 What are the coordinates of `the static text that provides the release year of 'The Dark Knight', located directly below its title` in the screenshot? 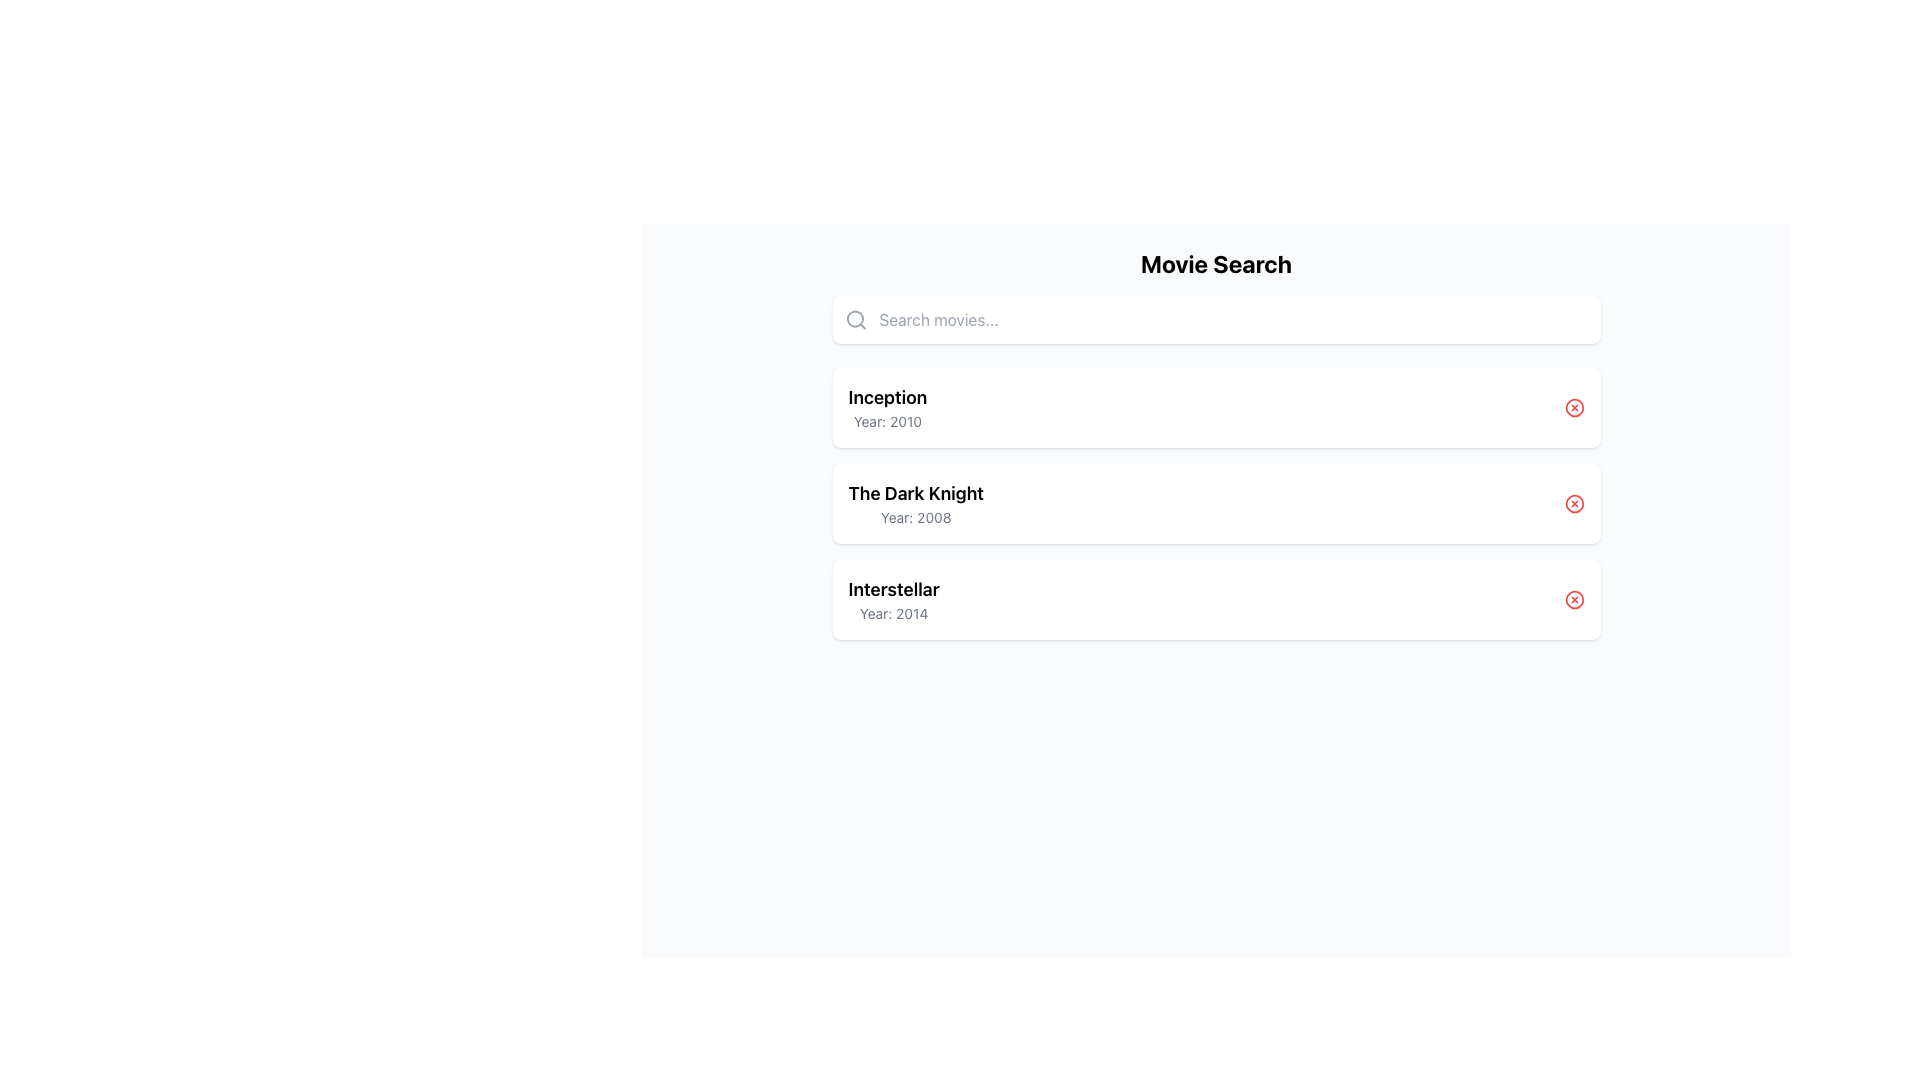 It's located at (915, 516).